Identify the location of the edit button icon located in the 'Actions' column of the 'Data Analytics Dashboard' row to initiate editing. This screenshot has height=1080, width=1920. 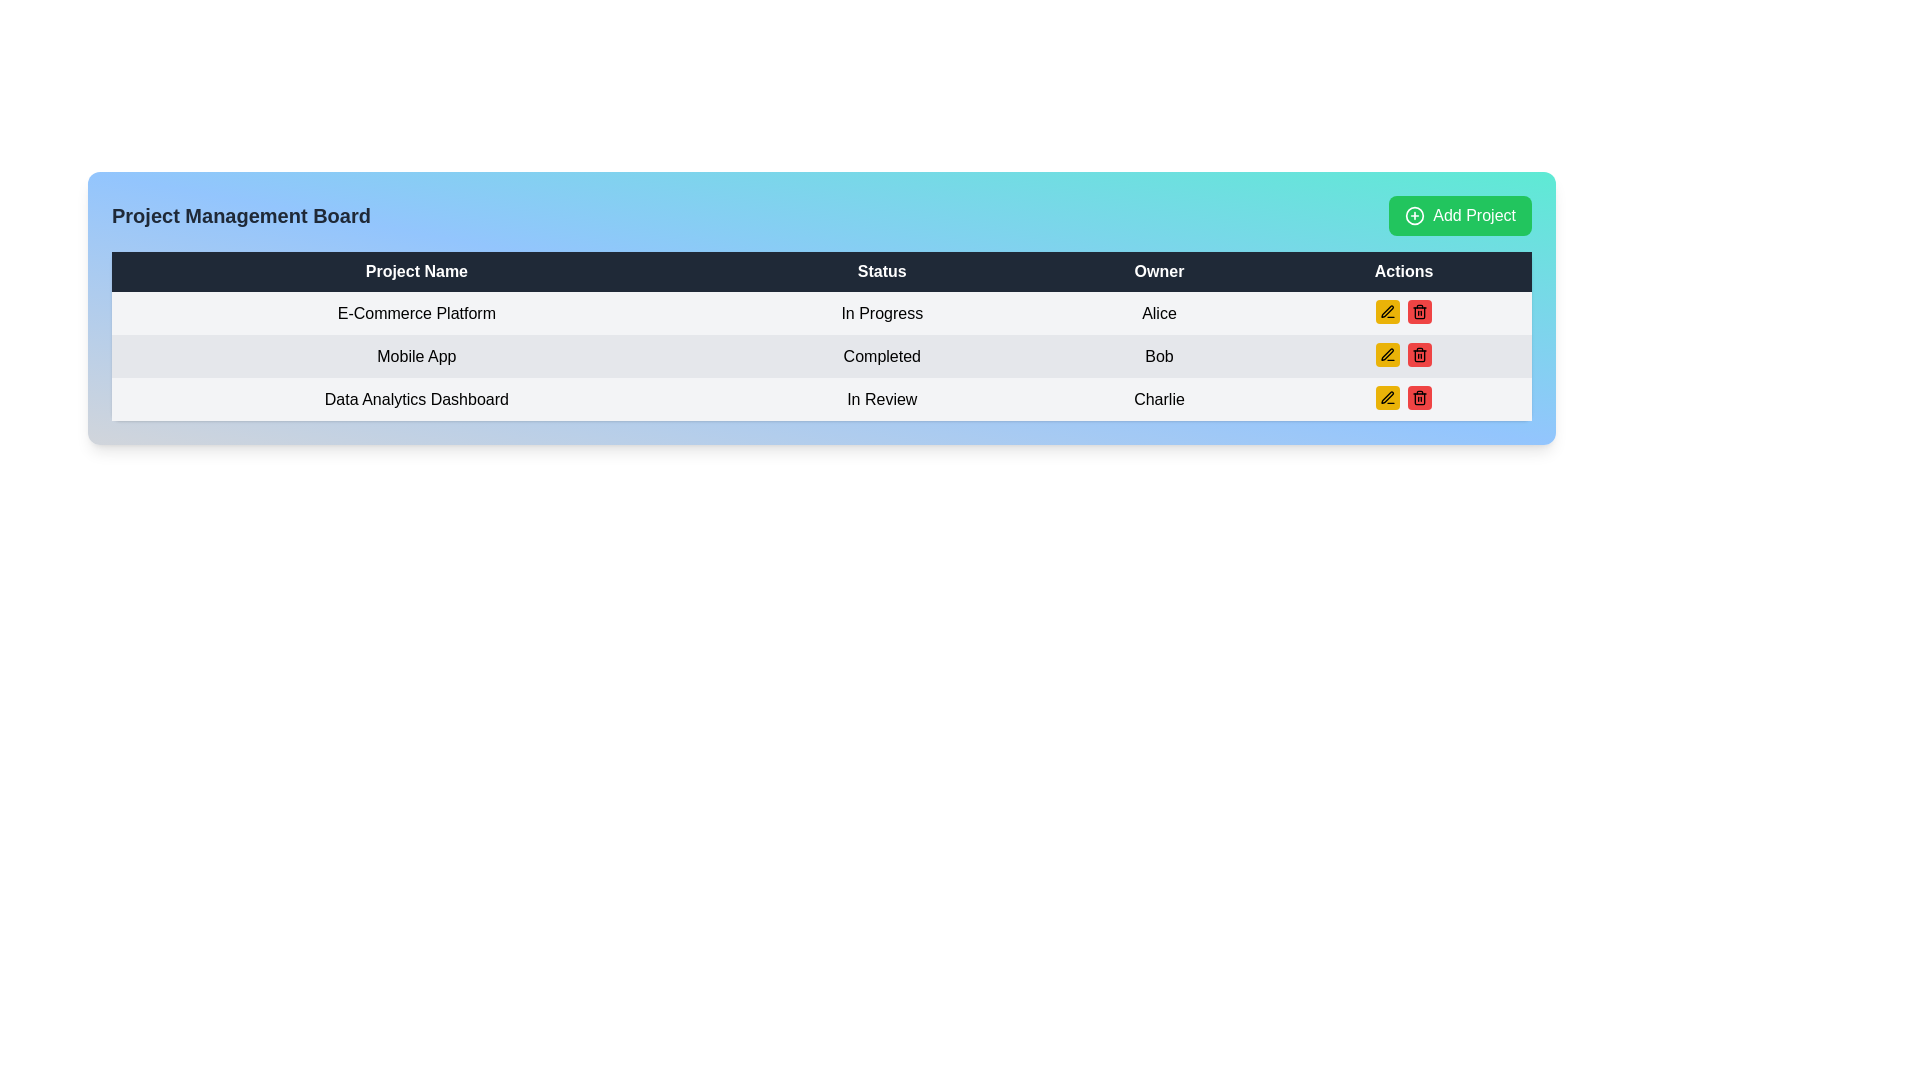
(1386, 397).